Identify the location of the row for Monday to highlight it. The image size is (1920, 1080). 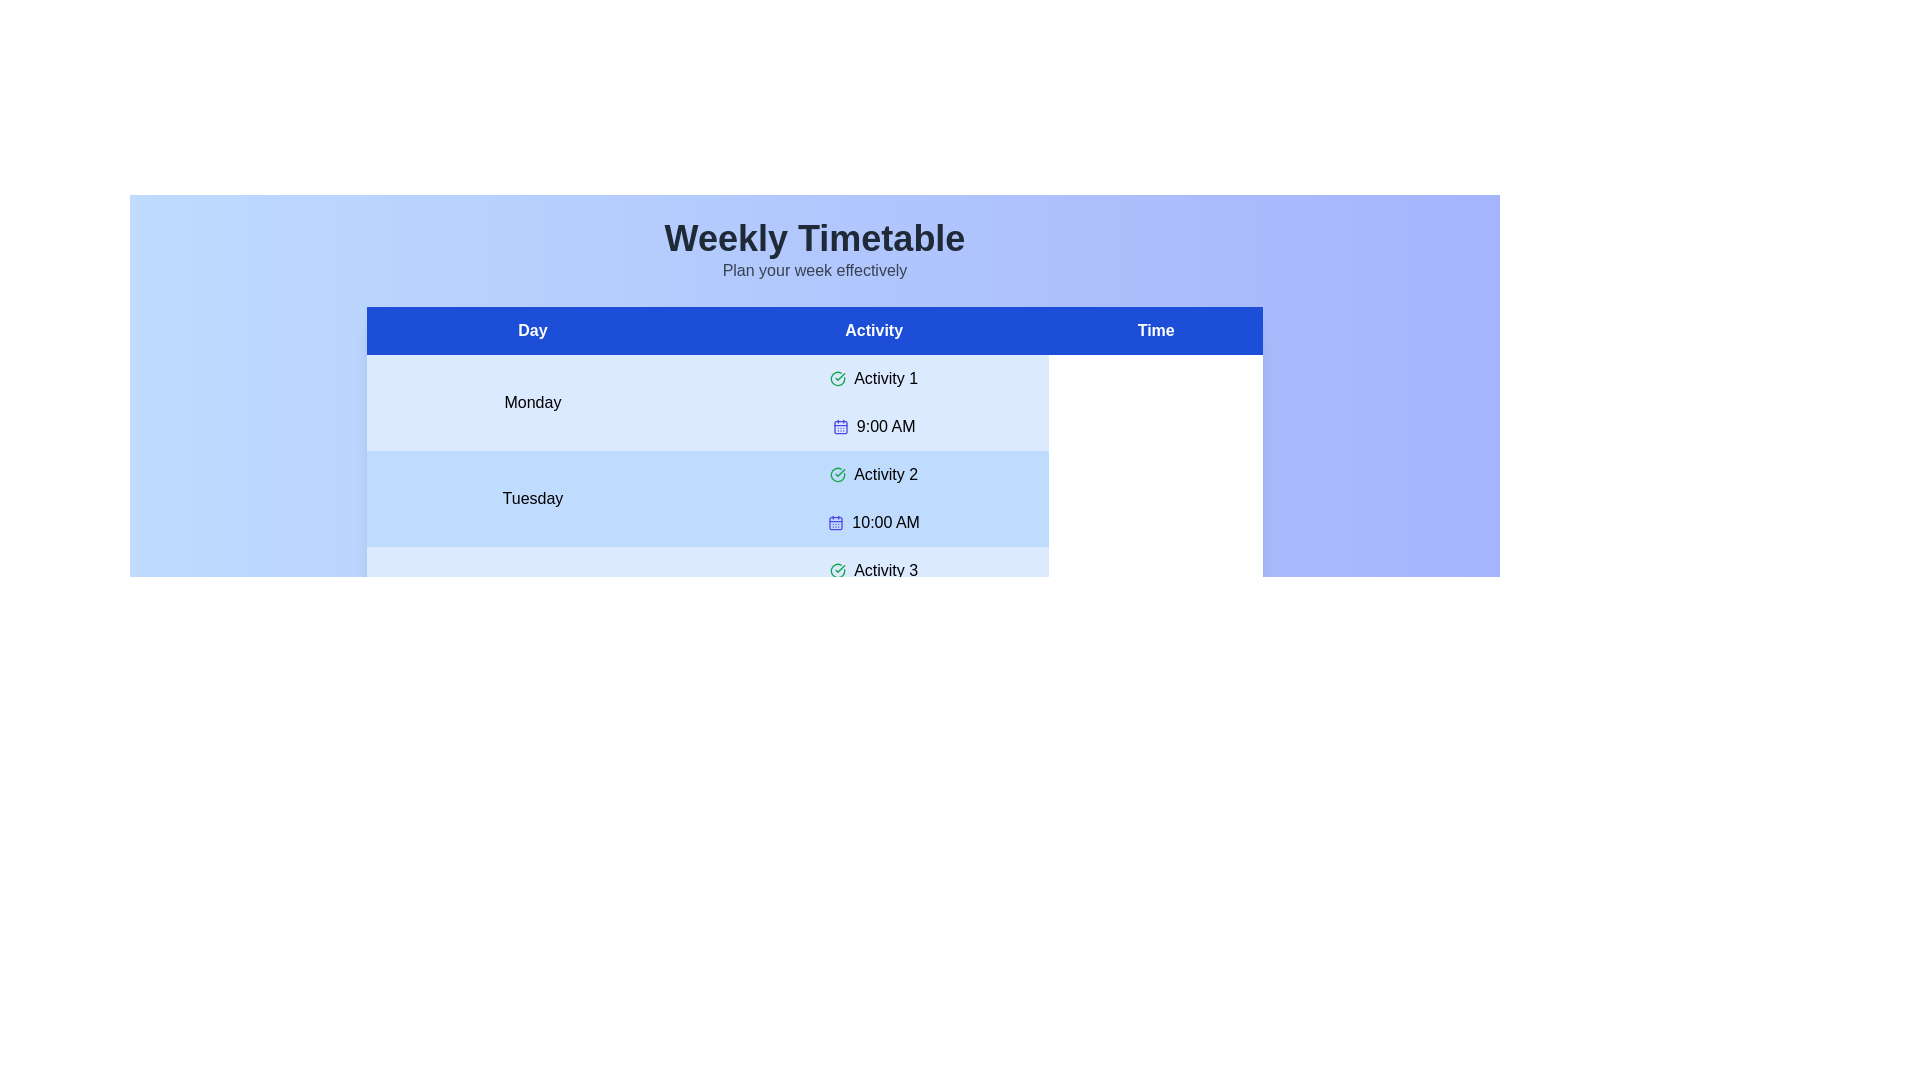
(815, 402).